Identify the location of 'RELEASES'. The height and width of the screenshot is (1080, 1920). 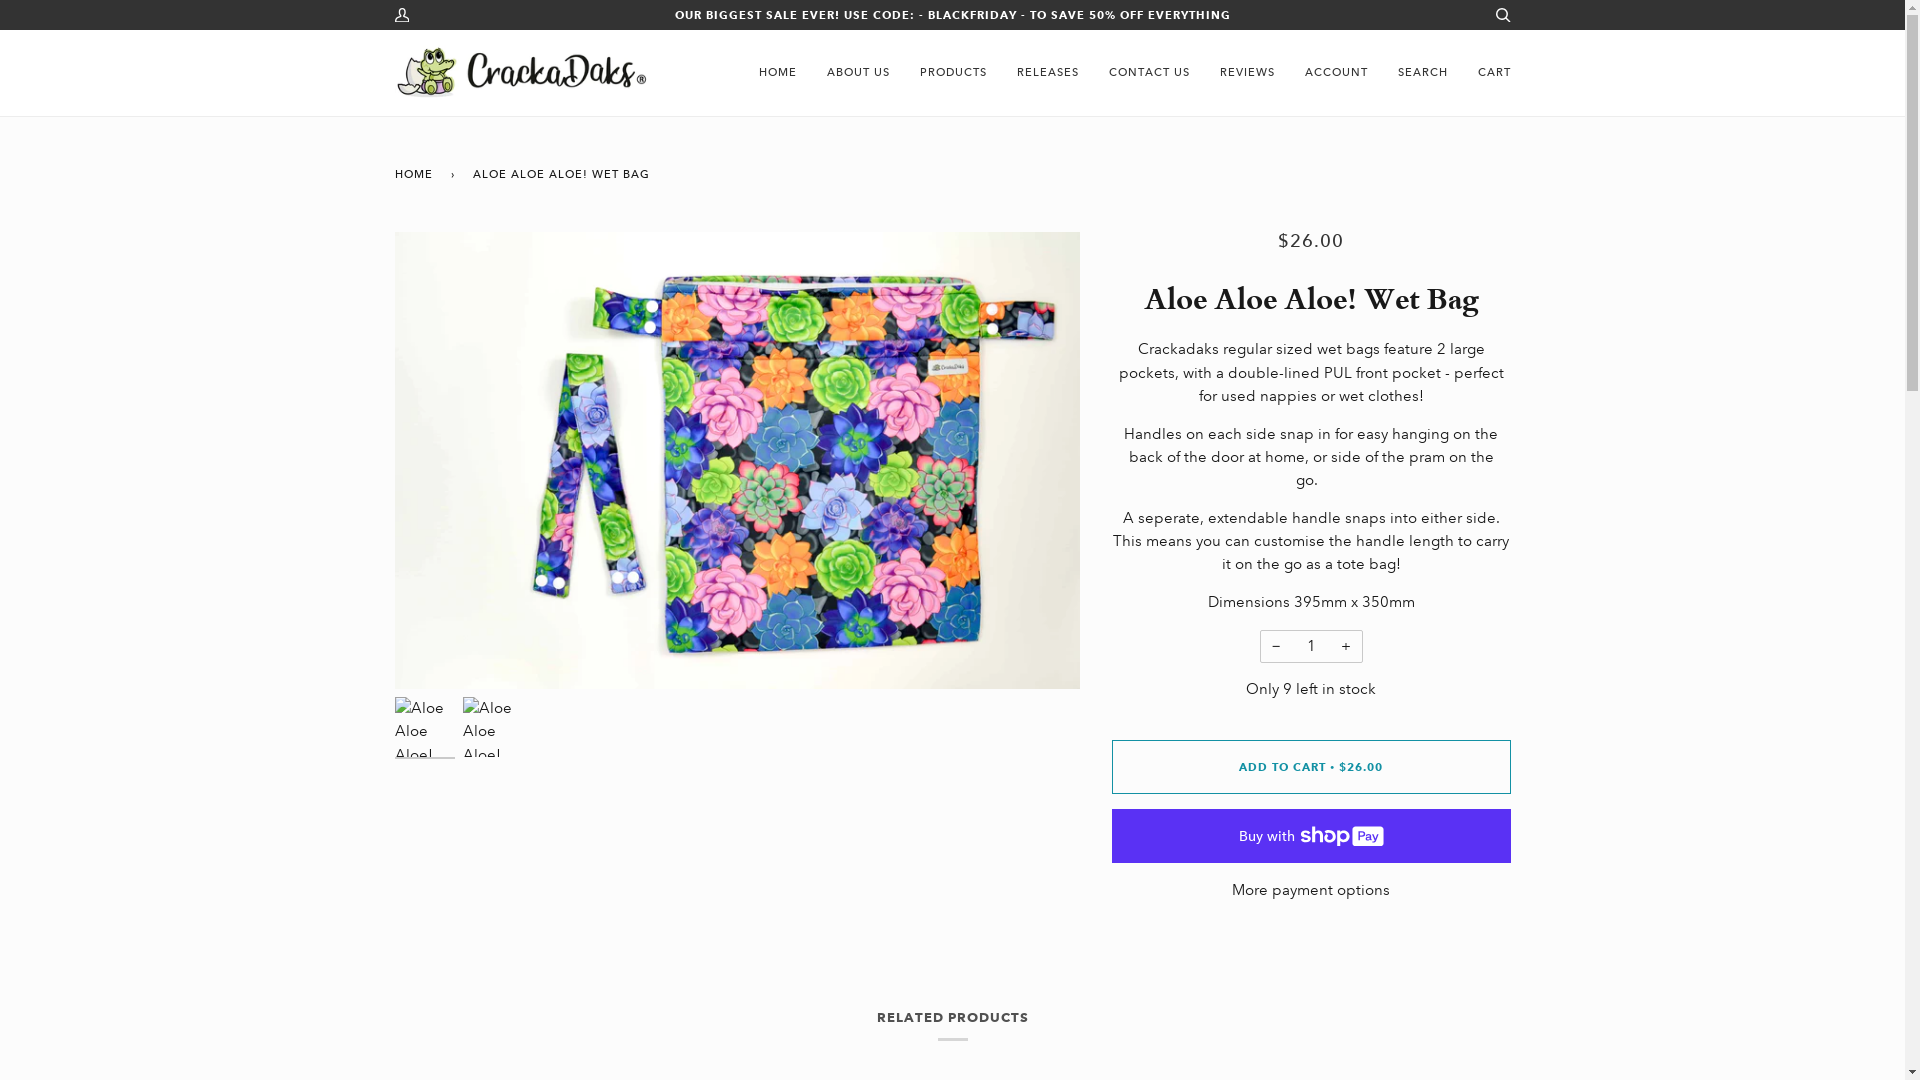
(1046, 72).